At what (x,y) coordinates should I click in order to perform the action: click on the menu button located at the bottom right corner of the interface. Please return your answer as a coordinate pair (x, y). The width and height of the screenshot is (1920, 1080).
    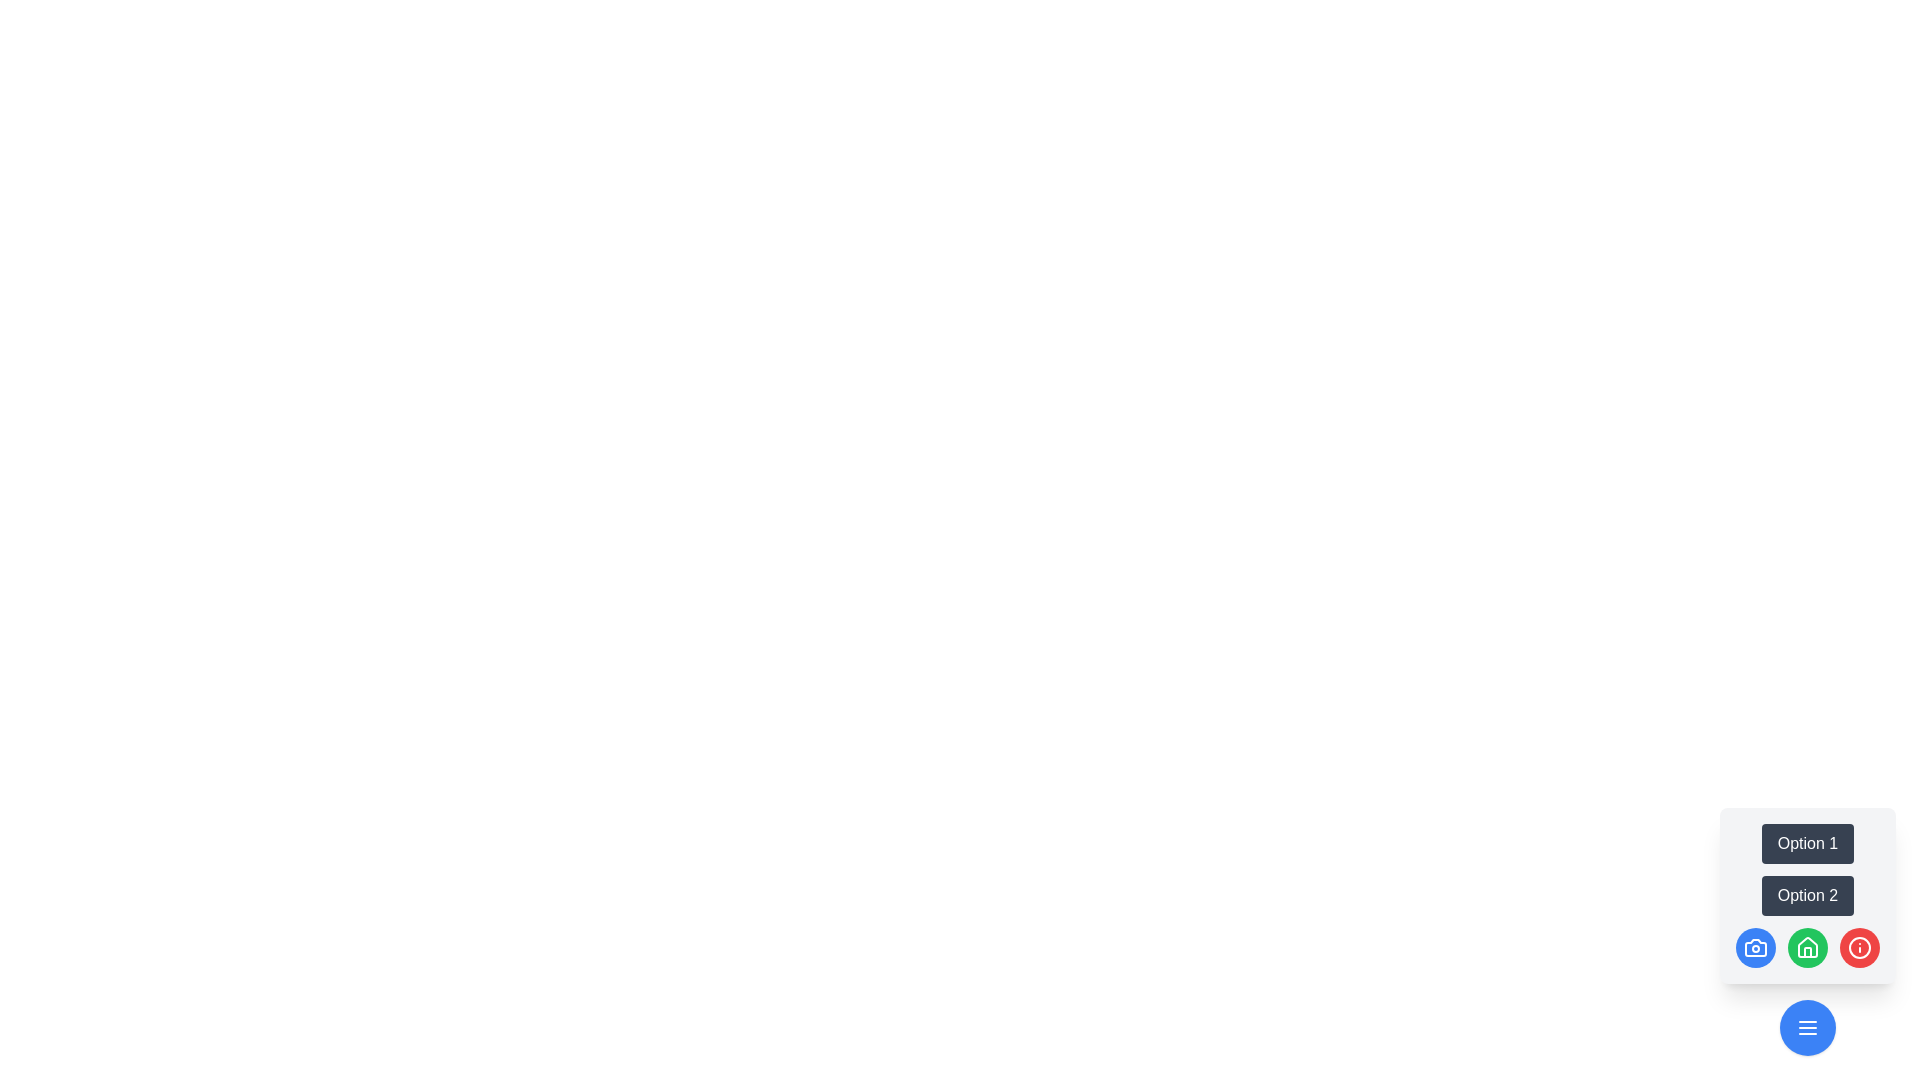
    Looking at the image, I should click on (1808, 1028).